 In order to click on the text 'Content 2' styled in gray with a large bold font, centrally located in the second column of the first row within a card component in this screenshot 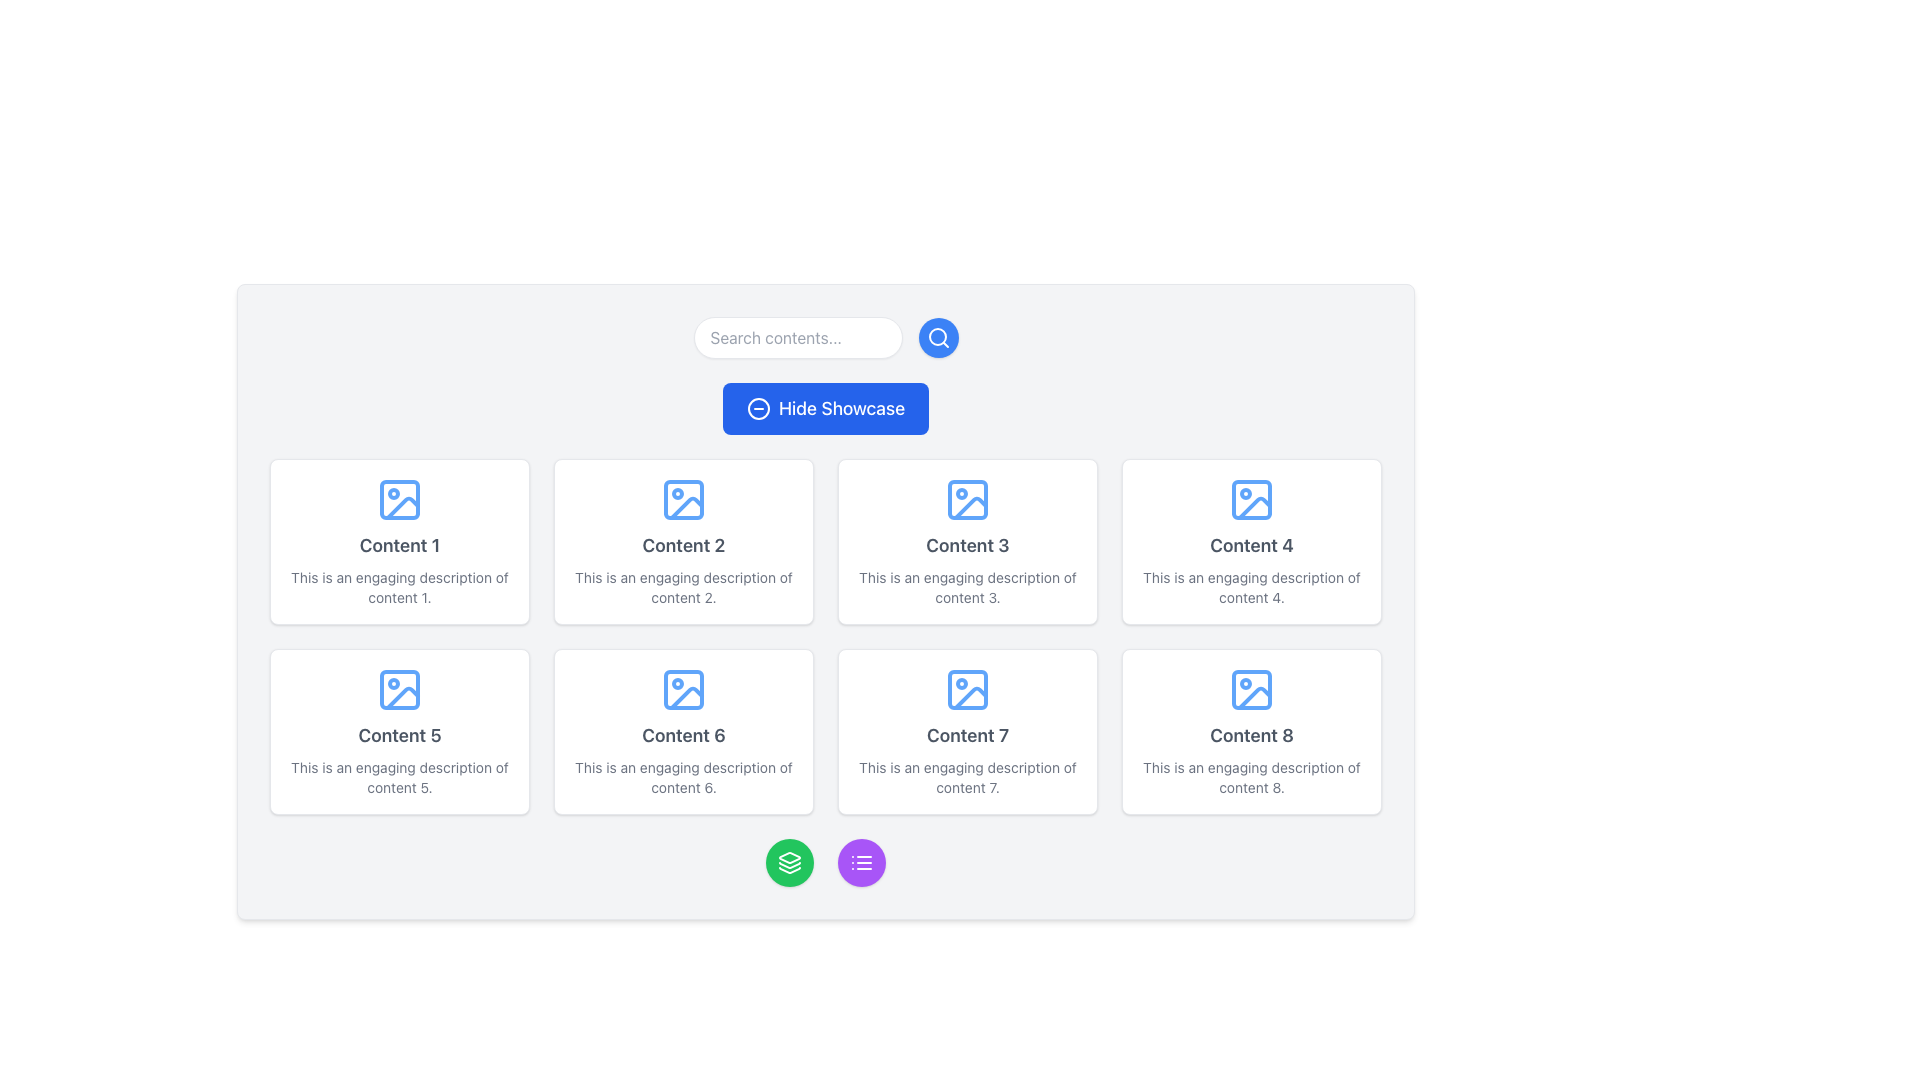, I will do `click(683, 546)`.